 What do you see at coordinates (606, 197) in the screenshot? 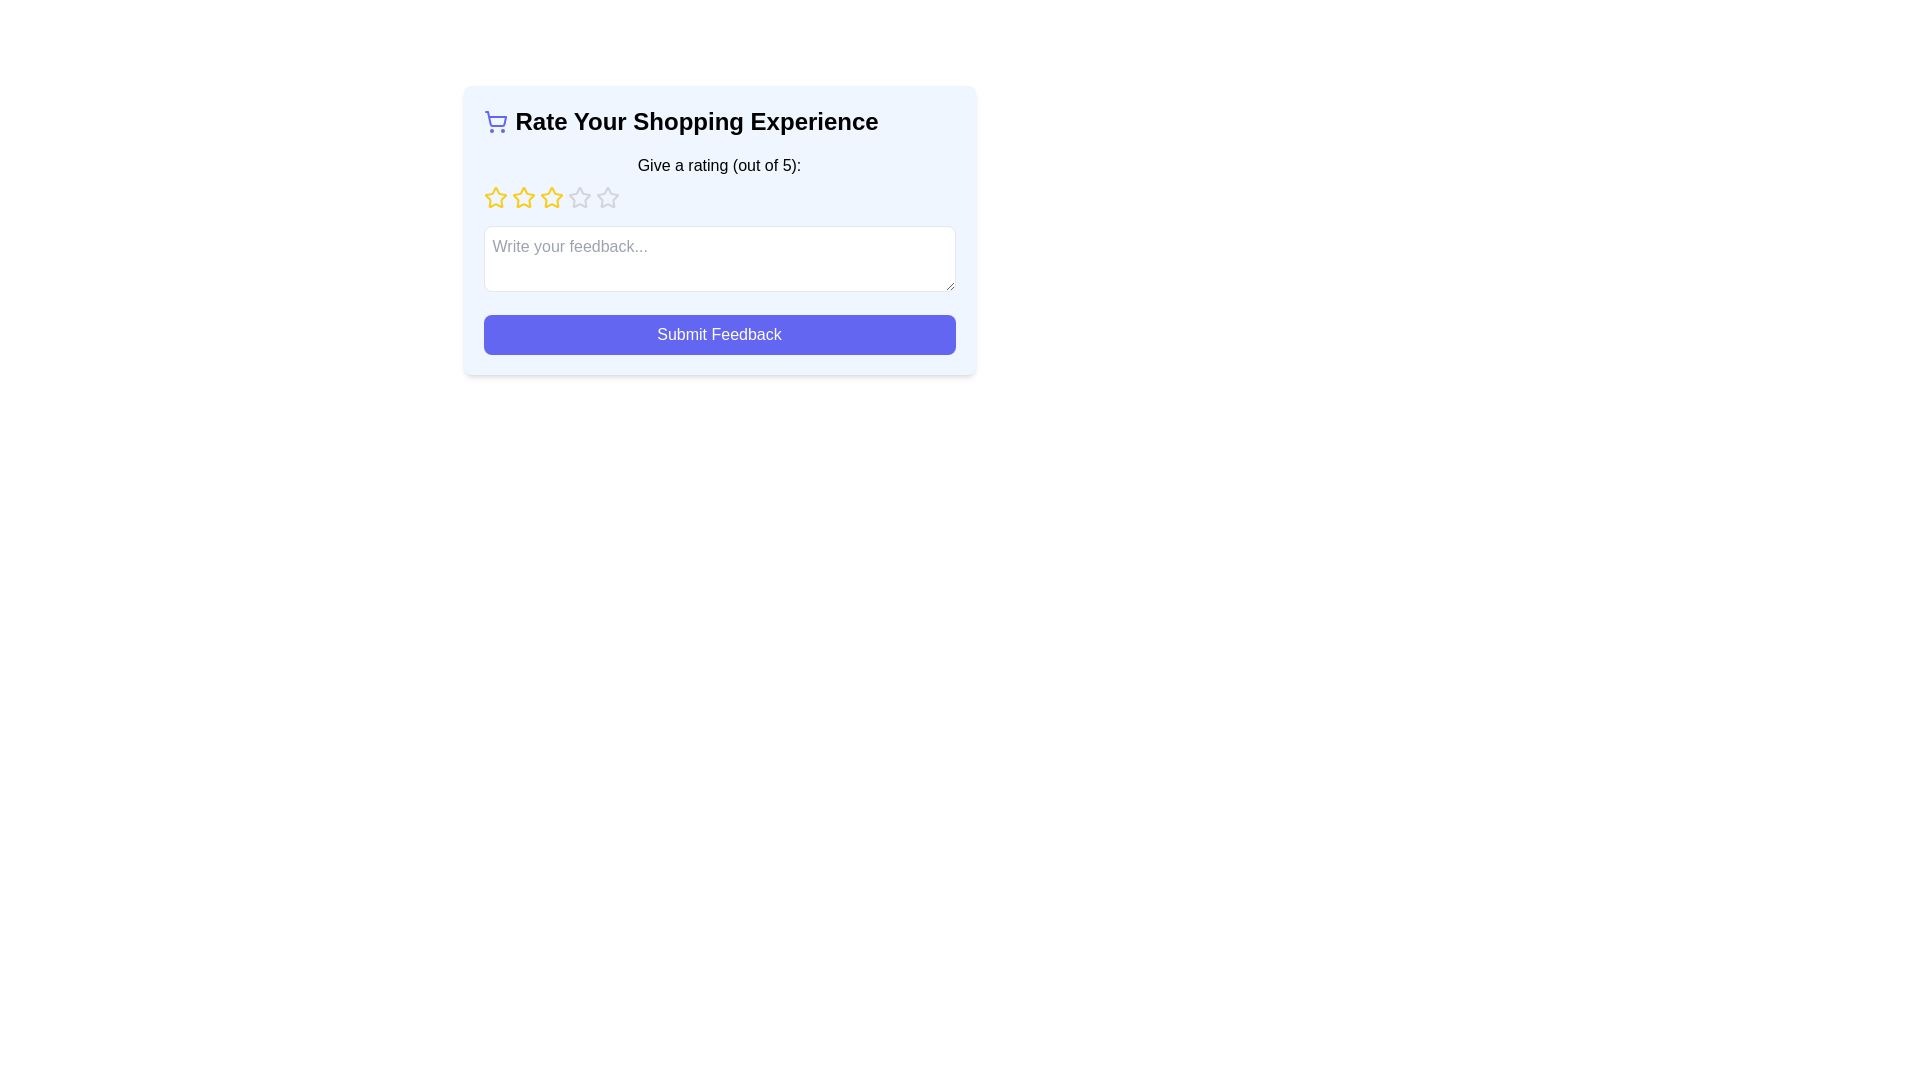
I see `the fourth star icon in the feedback section` at bounding box center [606, 197].